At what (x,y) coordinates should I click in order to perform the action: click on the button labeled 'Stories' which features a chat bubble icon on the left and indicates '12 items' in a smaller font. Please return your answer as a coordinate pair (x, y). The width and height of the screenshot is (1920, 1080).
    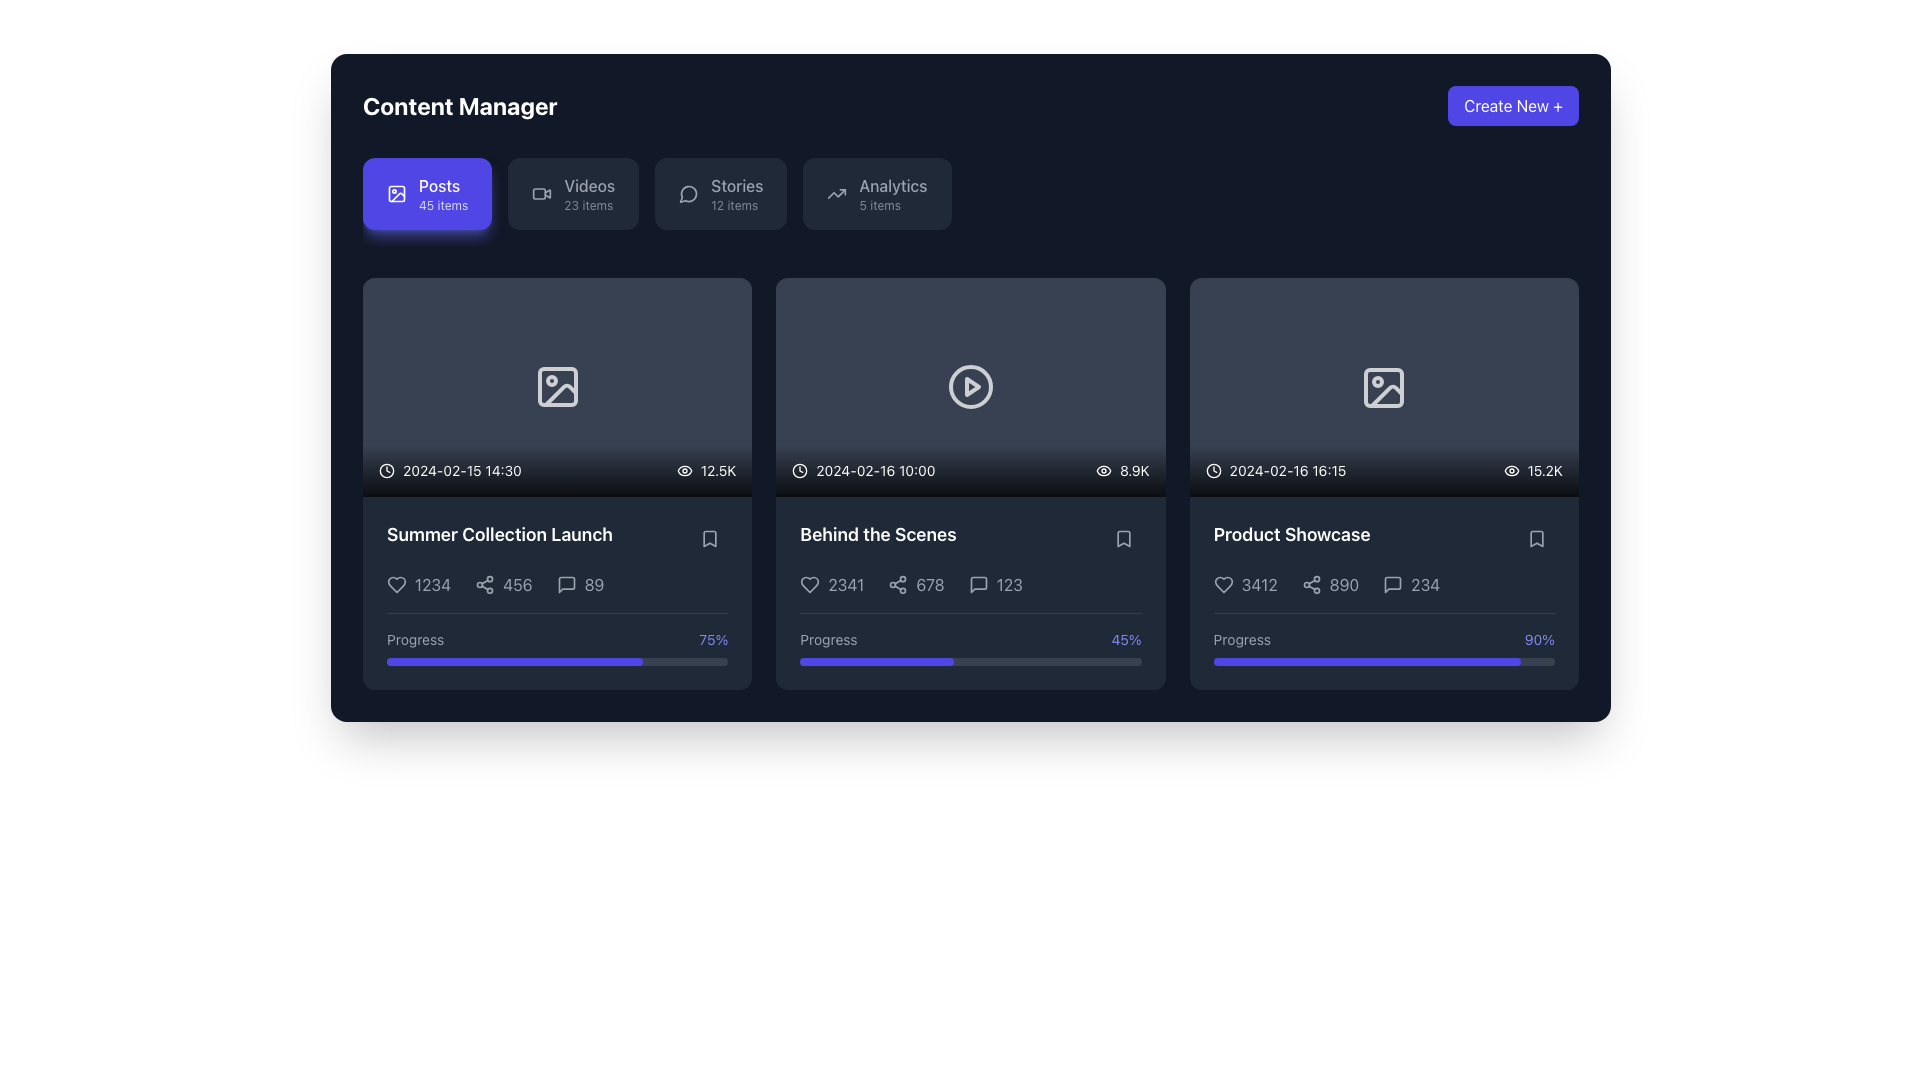
    Looking at the image, I should click on (720, 193).